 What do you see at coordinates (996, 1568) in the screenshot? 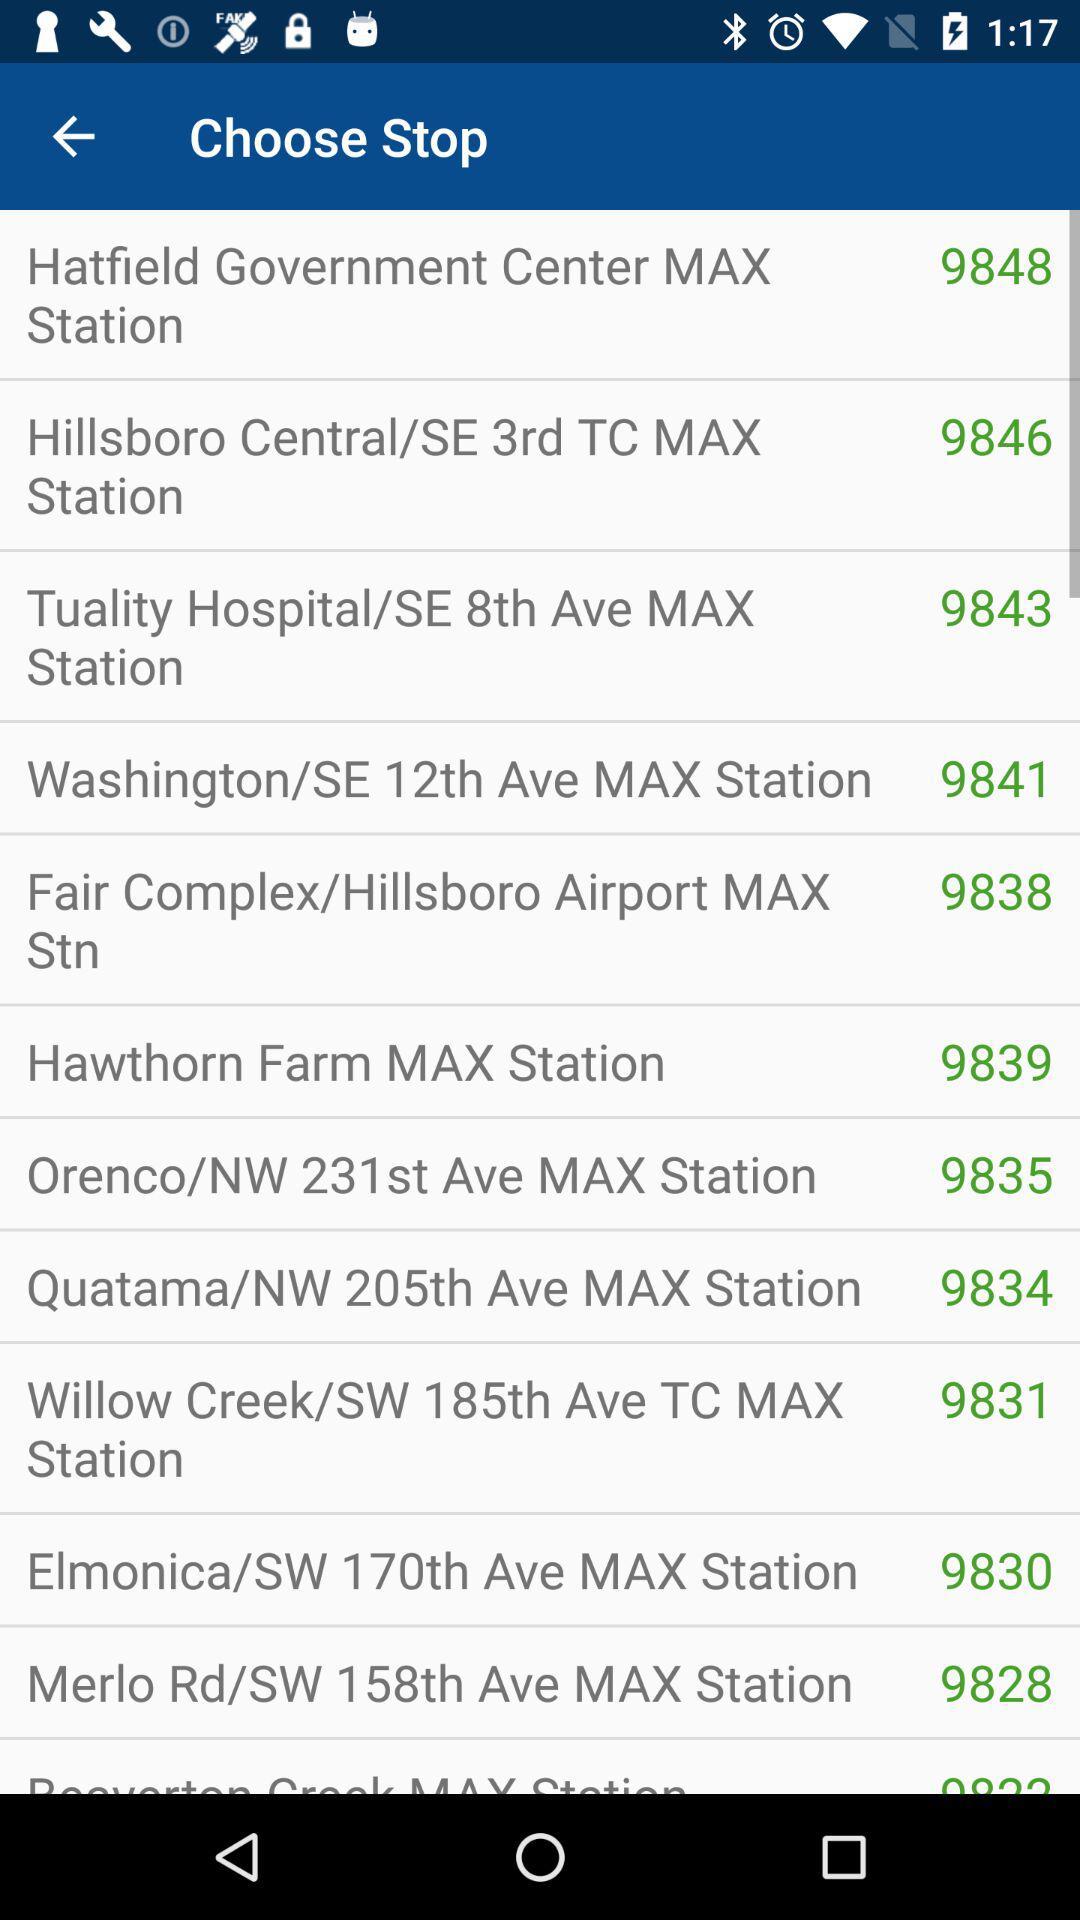
I see `item below willow creek sw item` at bounding box center [996, 1568].